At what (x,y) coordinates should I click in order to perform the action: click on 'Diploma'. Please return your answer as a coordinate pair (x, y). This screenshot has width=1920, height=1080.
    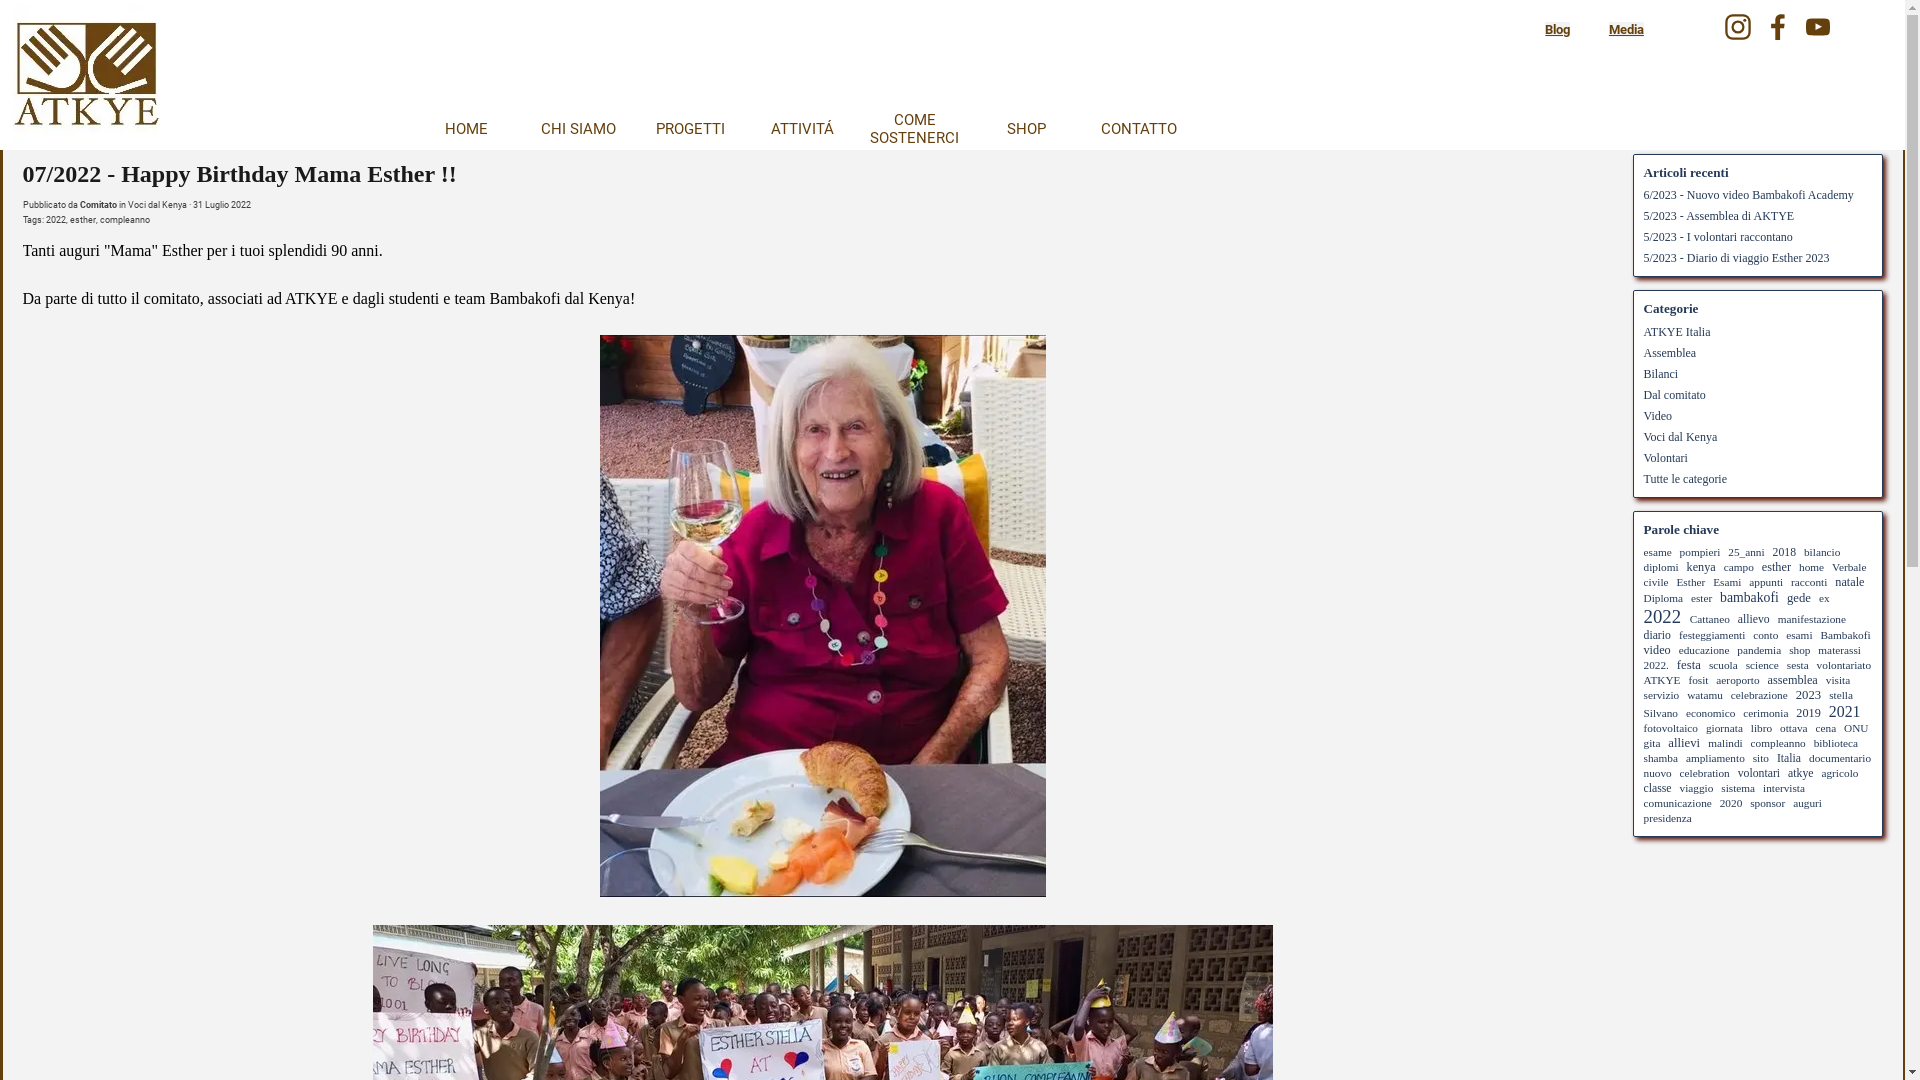
    Looking at the image, I should click on (1663, 596).